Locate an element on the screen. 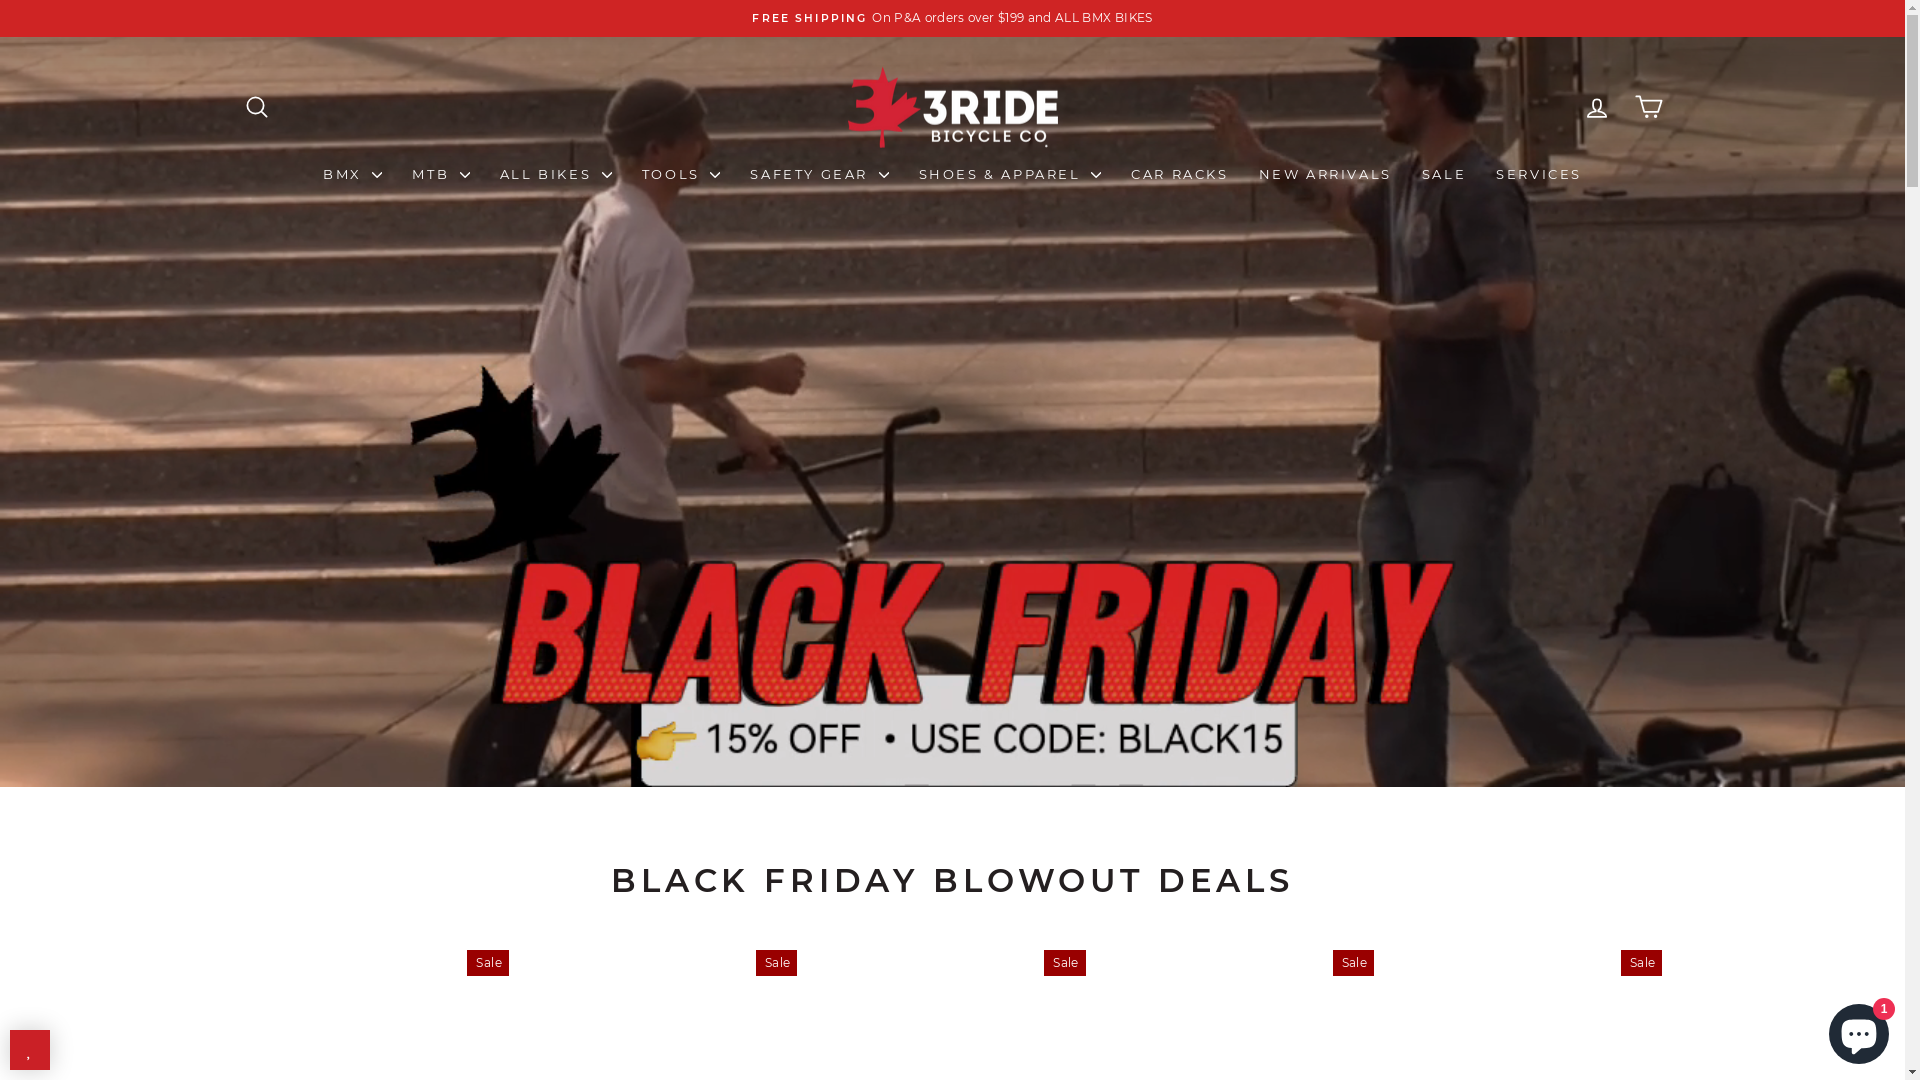 The width and height of the screenshot is (1920, 1080). 'NEW ARRIVALS' is located at coordinates (1325, 172).